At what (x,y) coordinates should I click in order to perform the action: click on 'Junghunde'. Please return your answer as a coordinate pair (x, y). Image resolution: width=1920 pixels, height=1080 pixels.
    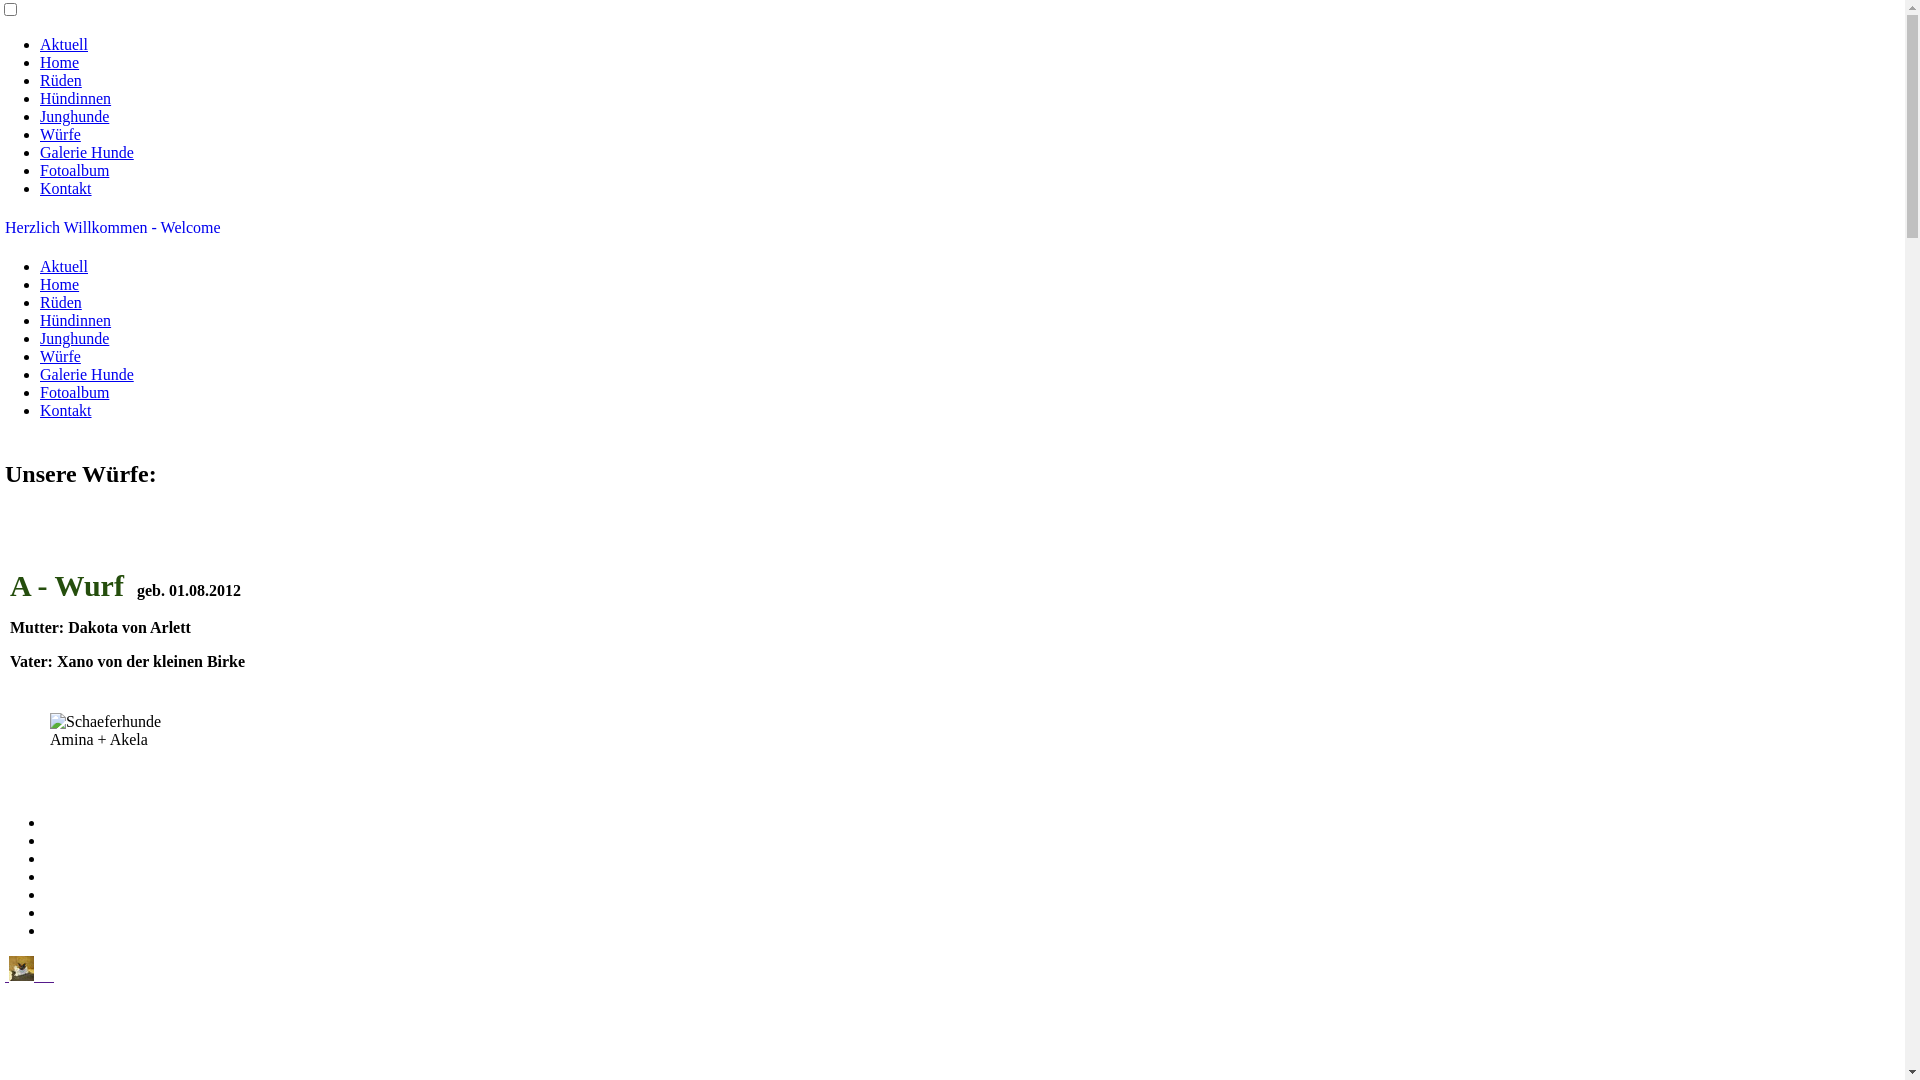
    Looking at the image, I should click on (74, 116).